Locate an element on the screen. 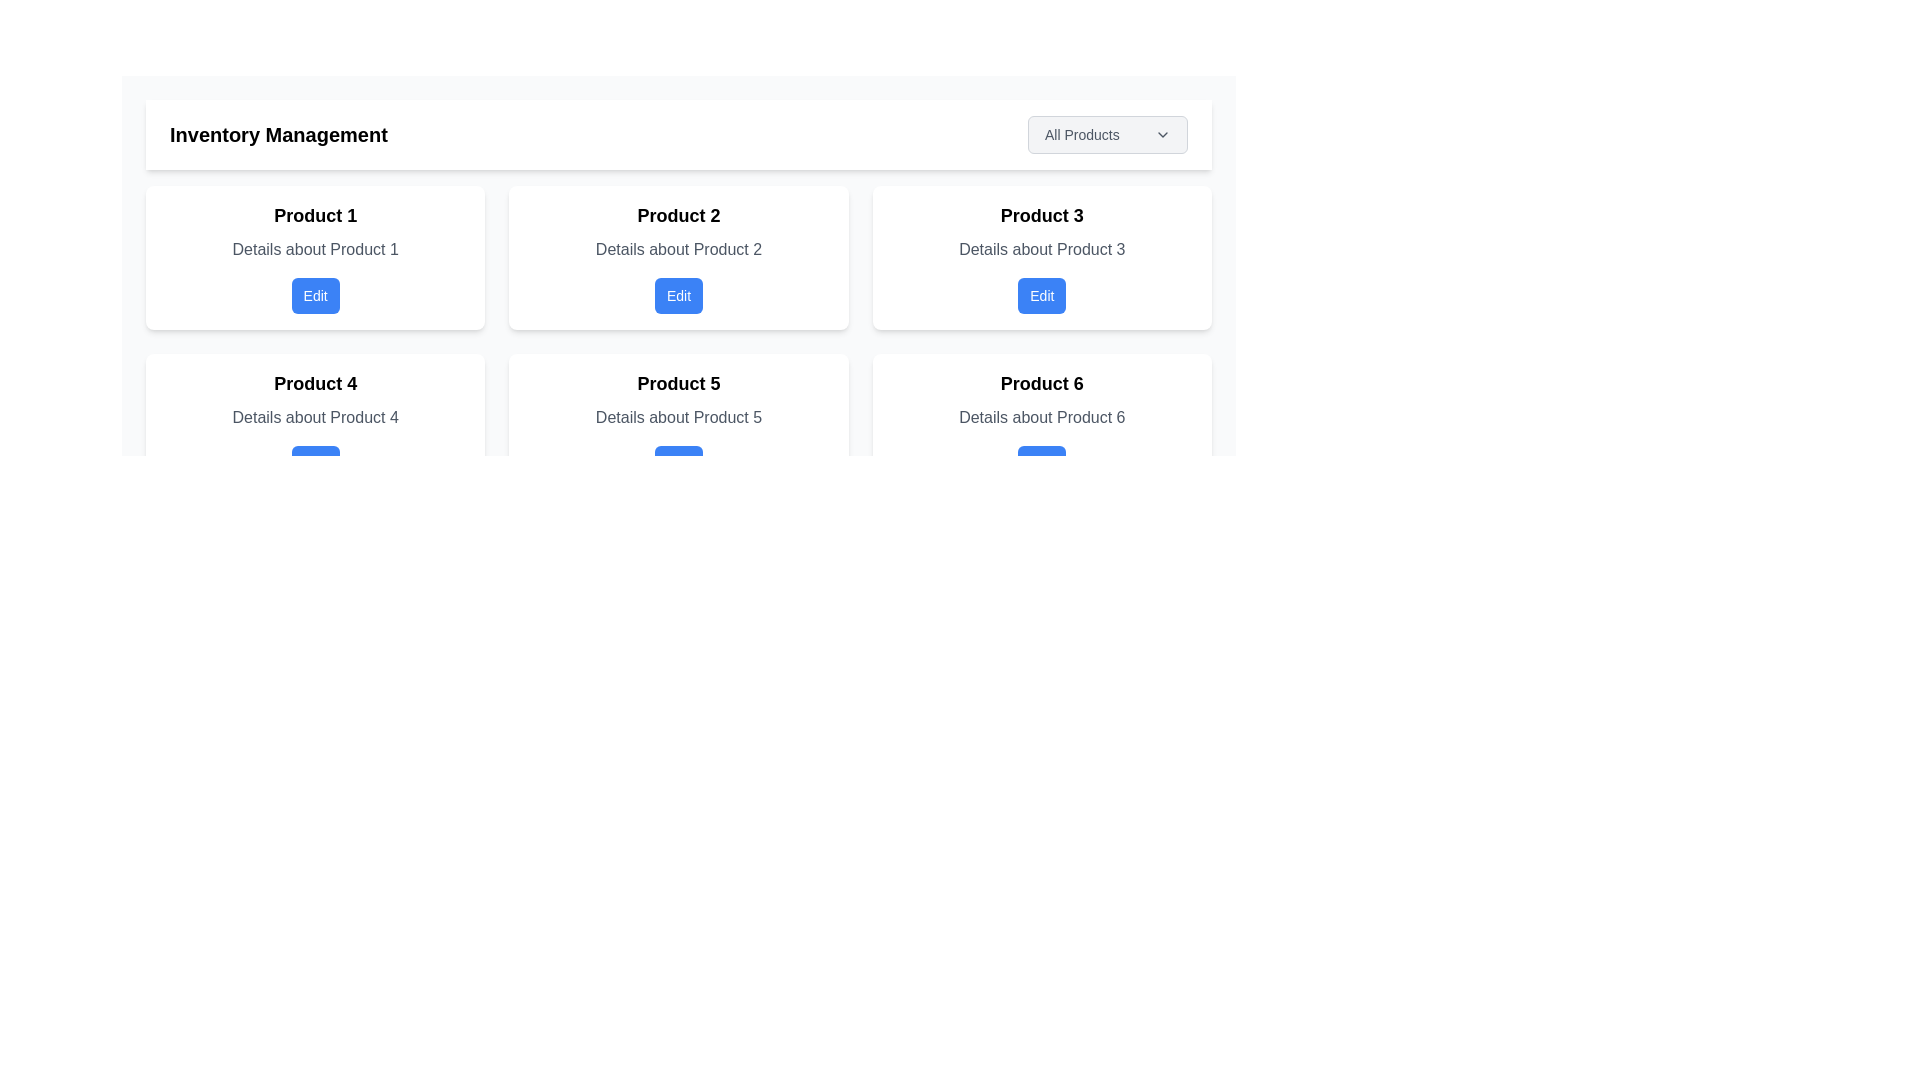 The height and width of the screenshot is (1080, 1920). the 'Product 1' text element is located at coordinates (314, 216).